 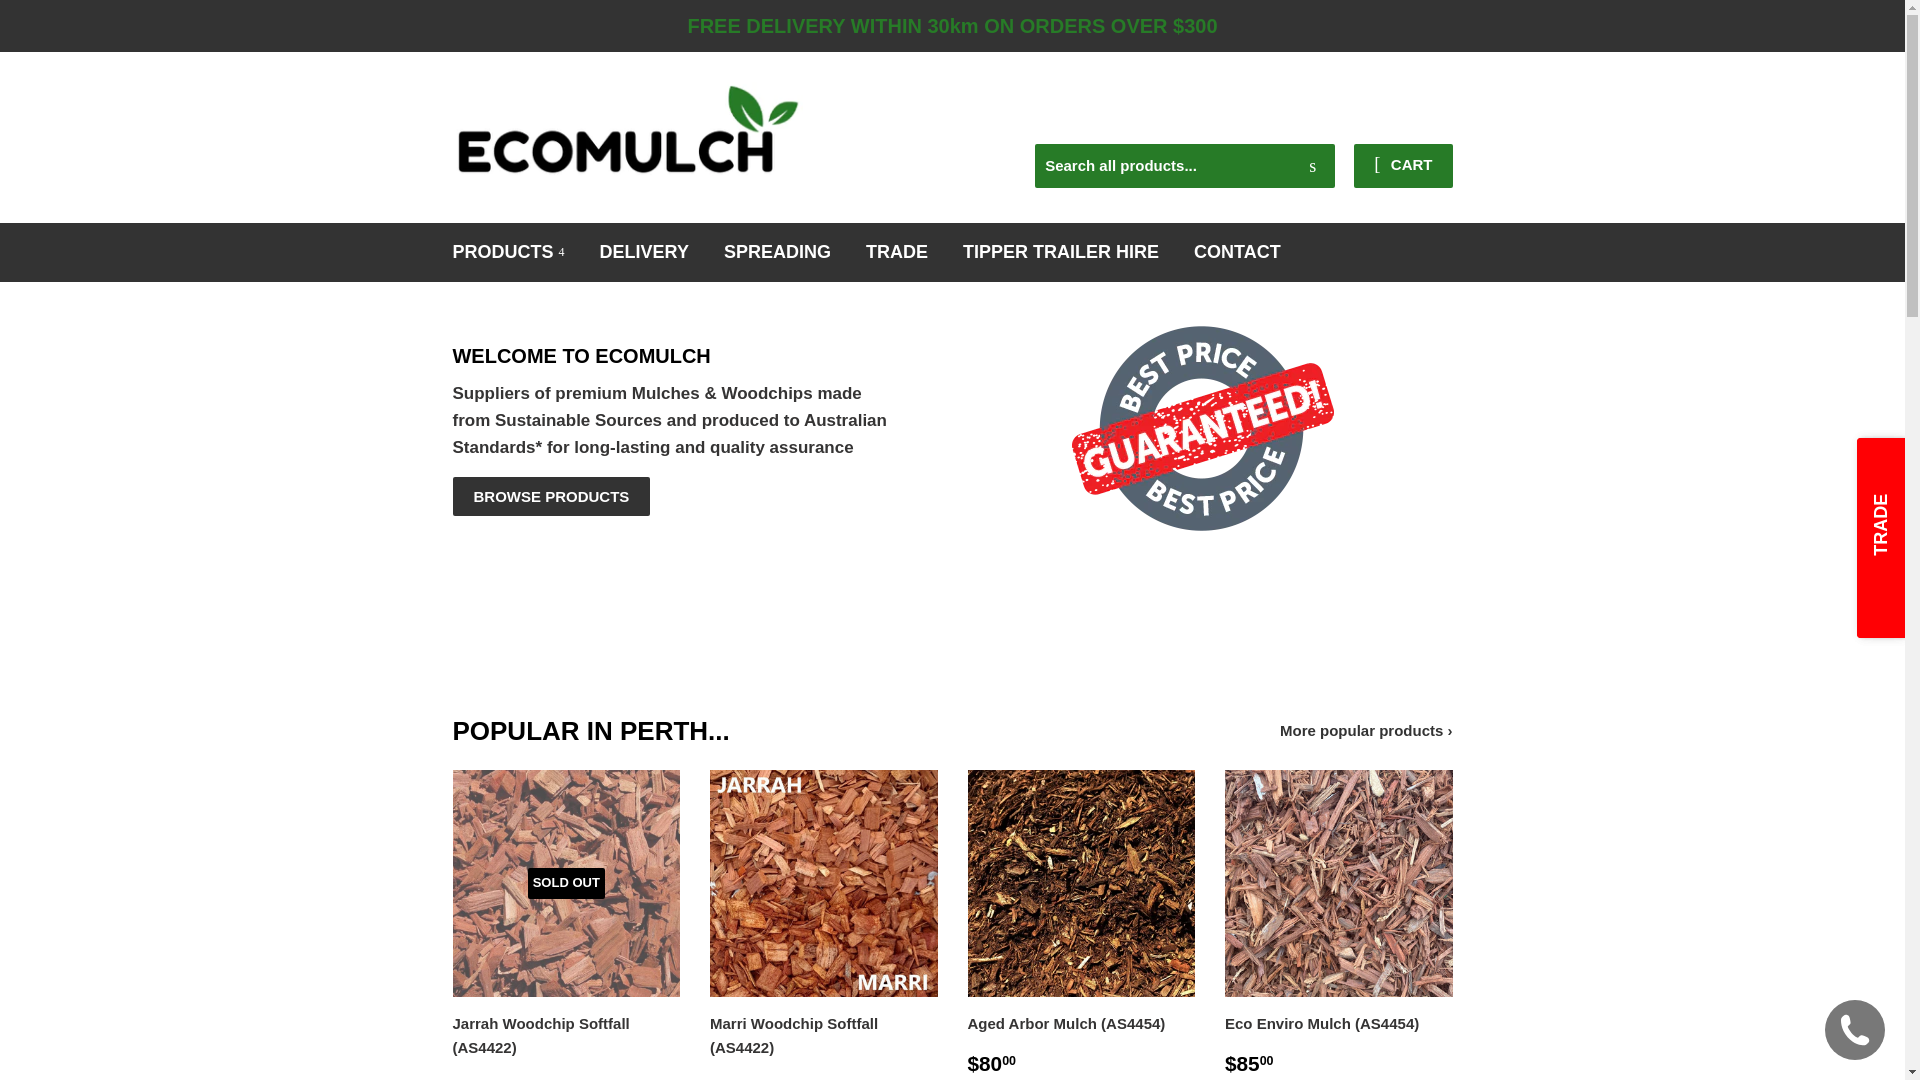 I want to click on 'DELIVERY', so click(x=644, y=251).